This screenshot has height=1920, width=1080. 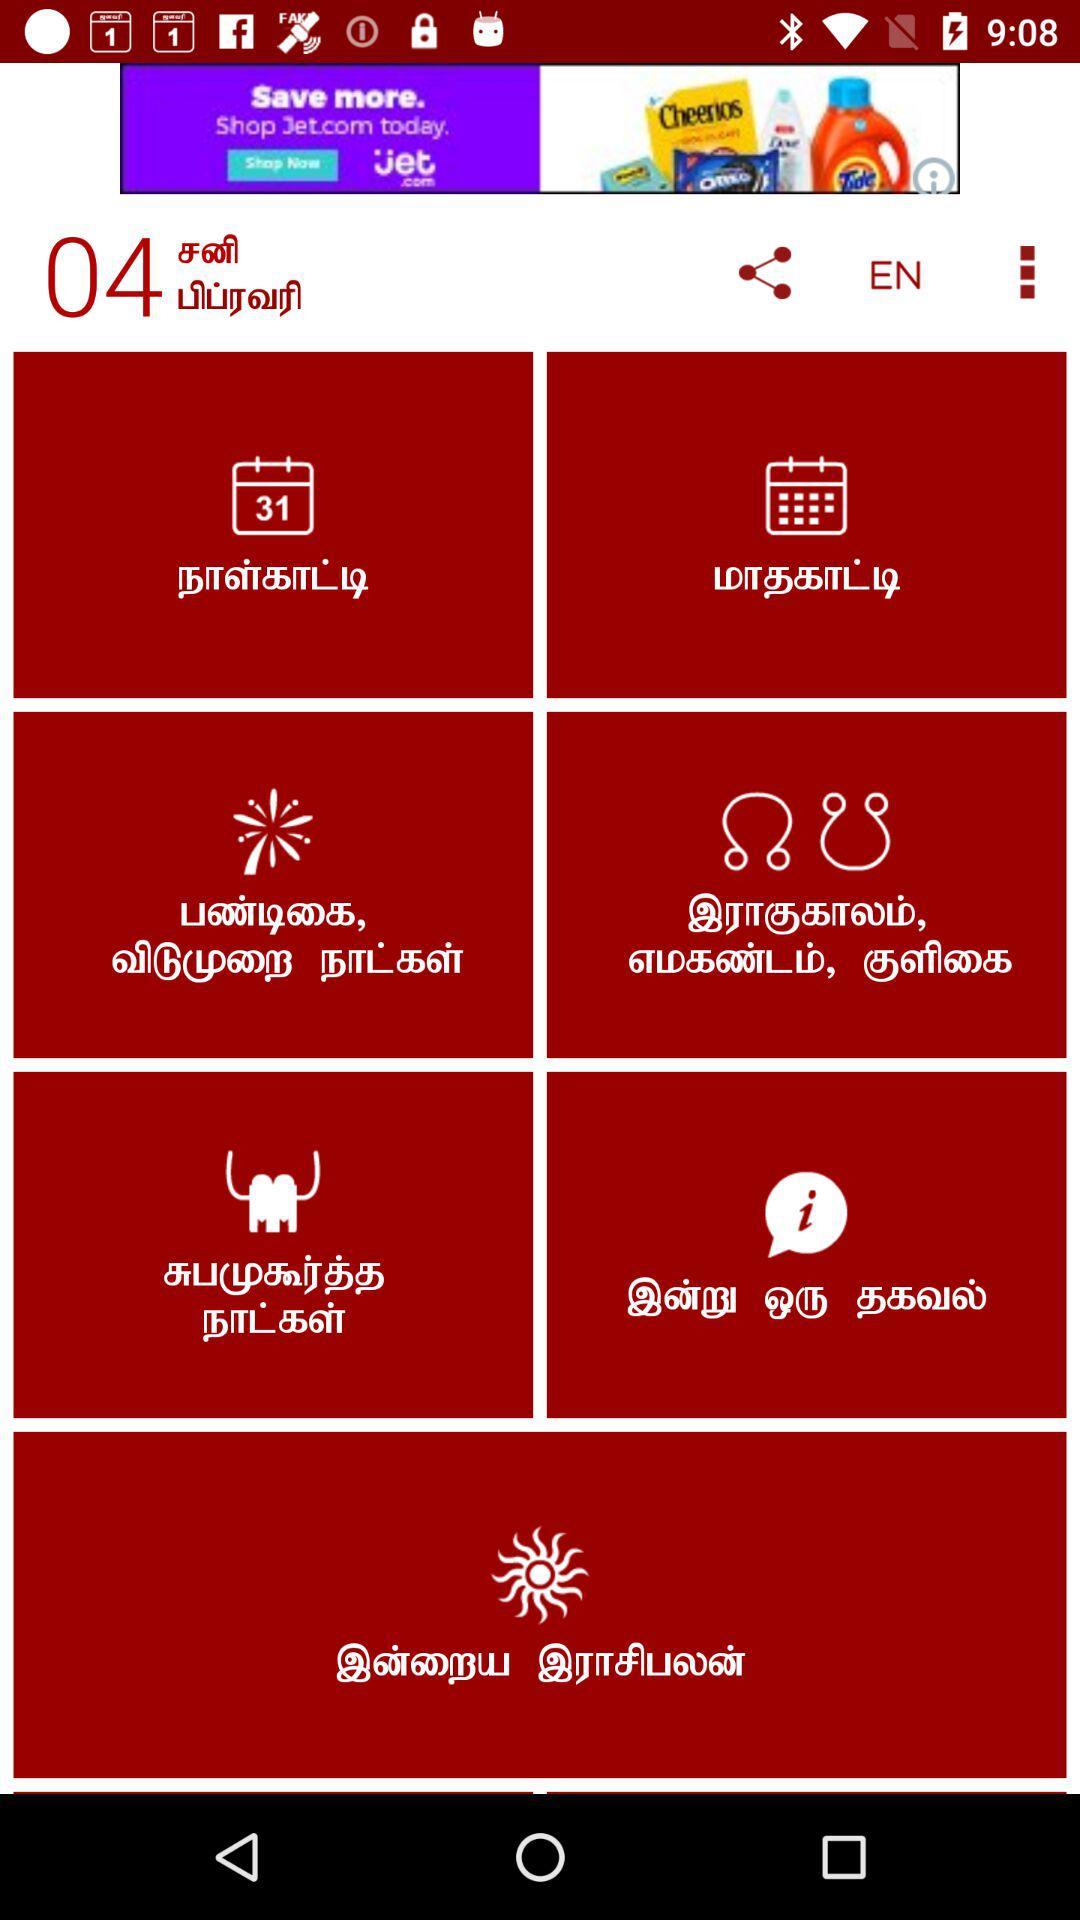 What do you see at coordinates (540, 127) in the screenshot?
I see `advertisement` at bounding box center [540, 127].